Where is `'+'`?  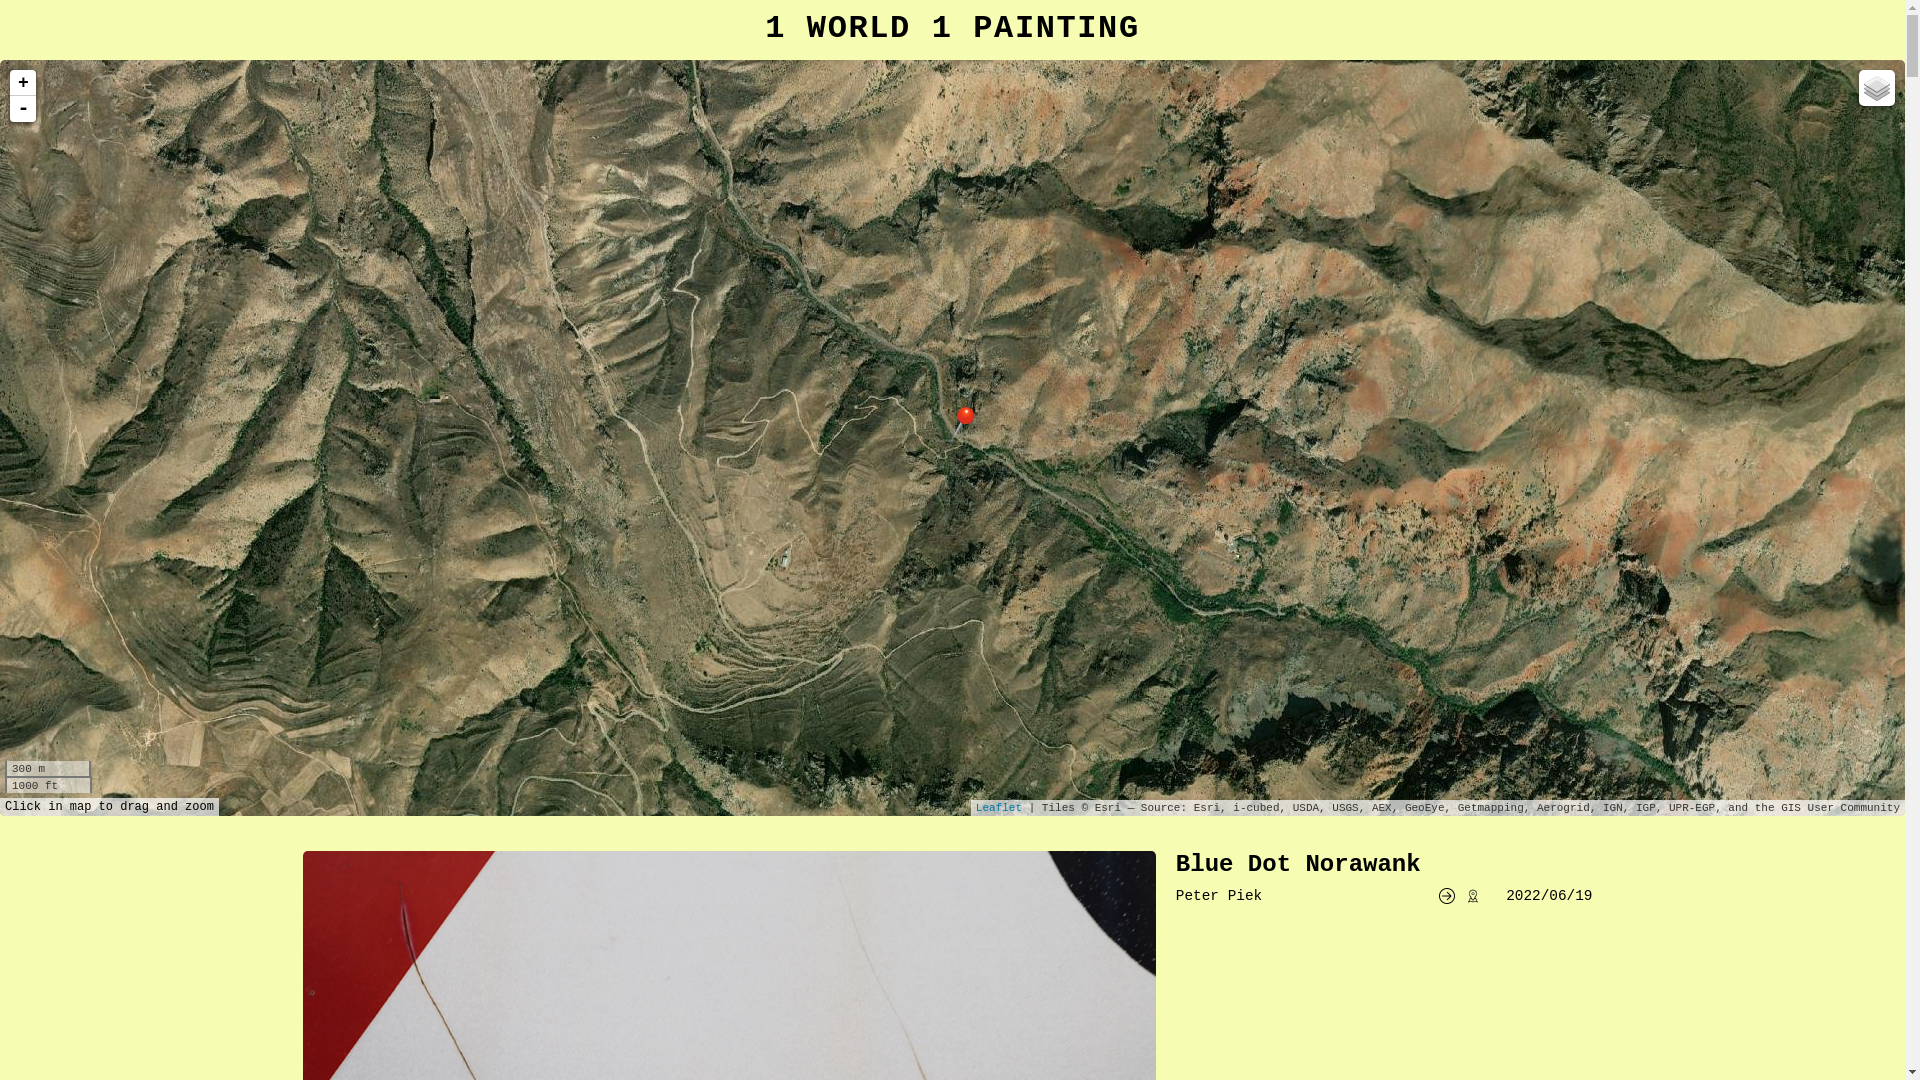
'+' is located at coordinates (23, 82).